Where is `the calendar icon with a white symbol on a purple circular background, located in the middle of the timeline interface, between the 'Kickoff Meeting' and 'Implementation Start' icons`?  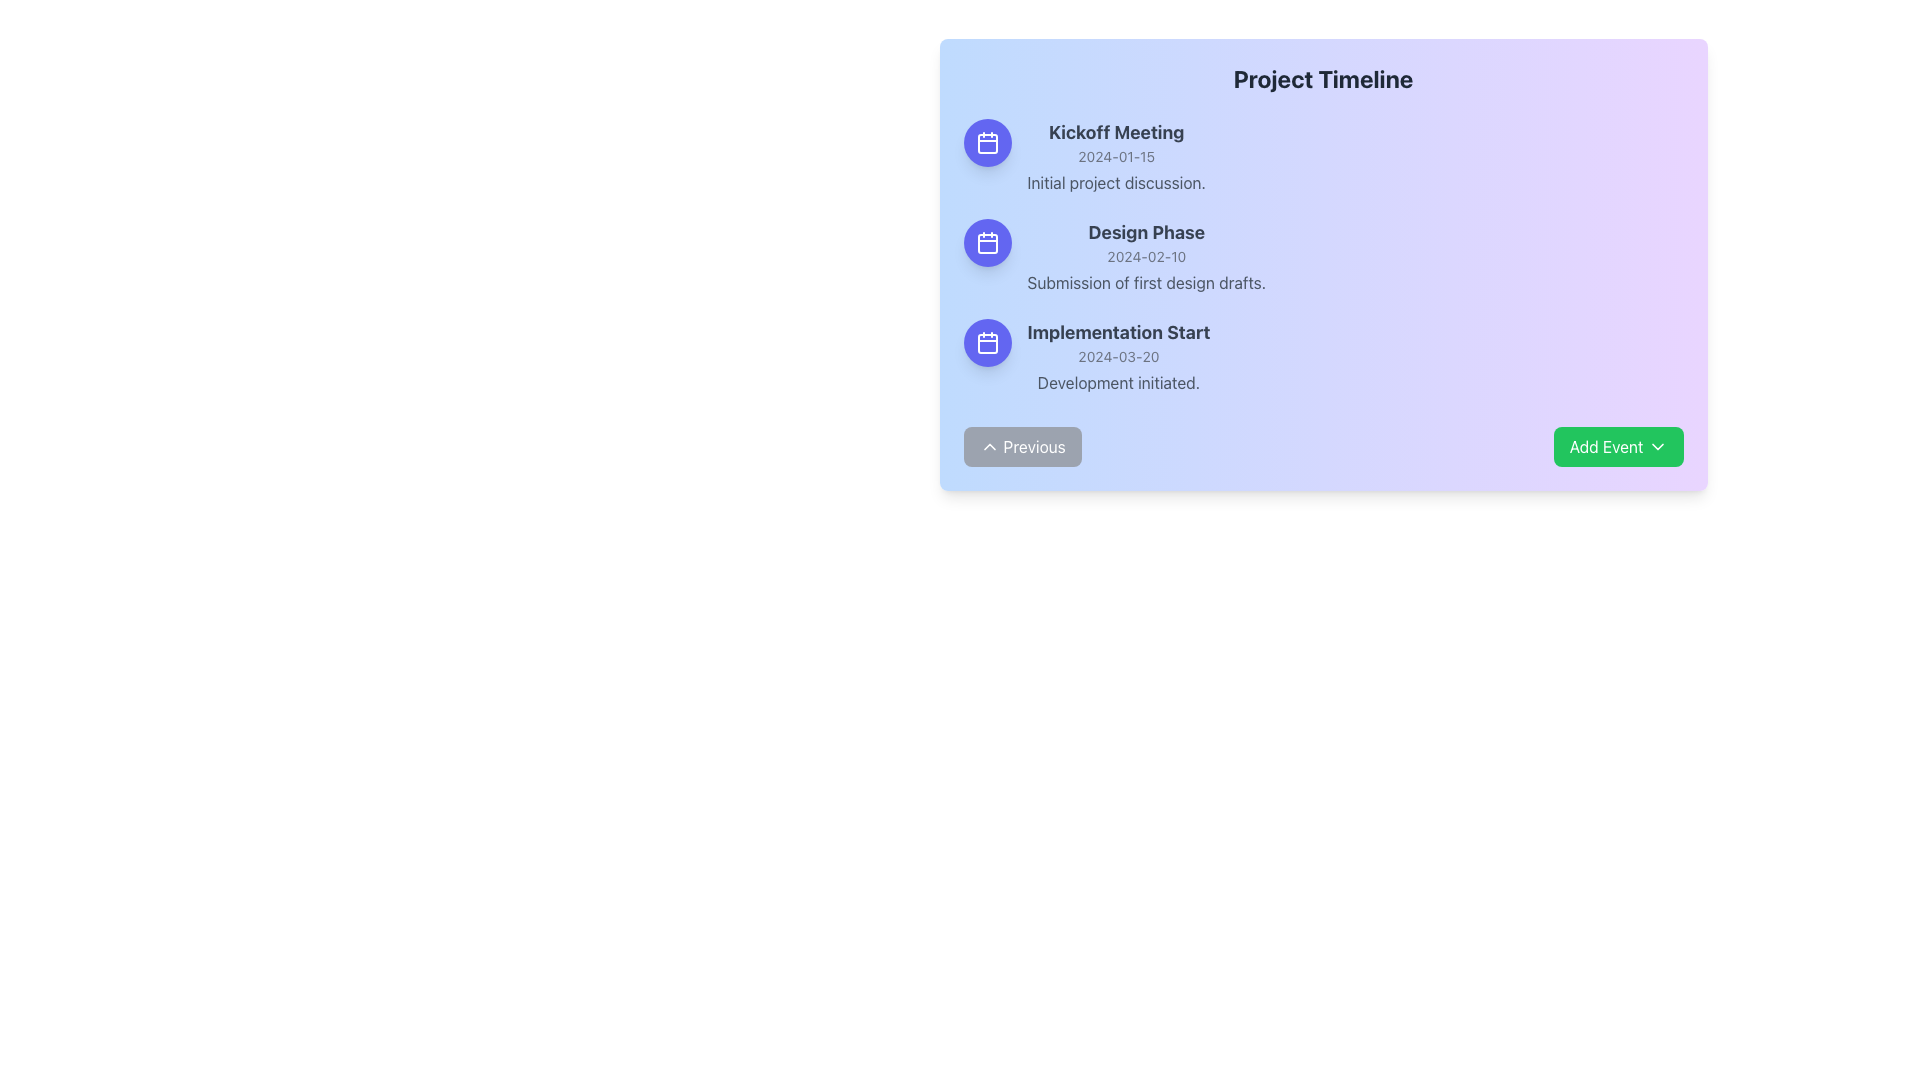 the calendar icon with a white symbol on a purple circular background, located in the middle of the timeline interface, between the 'Kickoff Meeting' and 'Implementation Start' icons is located at coordinates (987, 242).